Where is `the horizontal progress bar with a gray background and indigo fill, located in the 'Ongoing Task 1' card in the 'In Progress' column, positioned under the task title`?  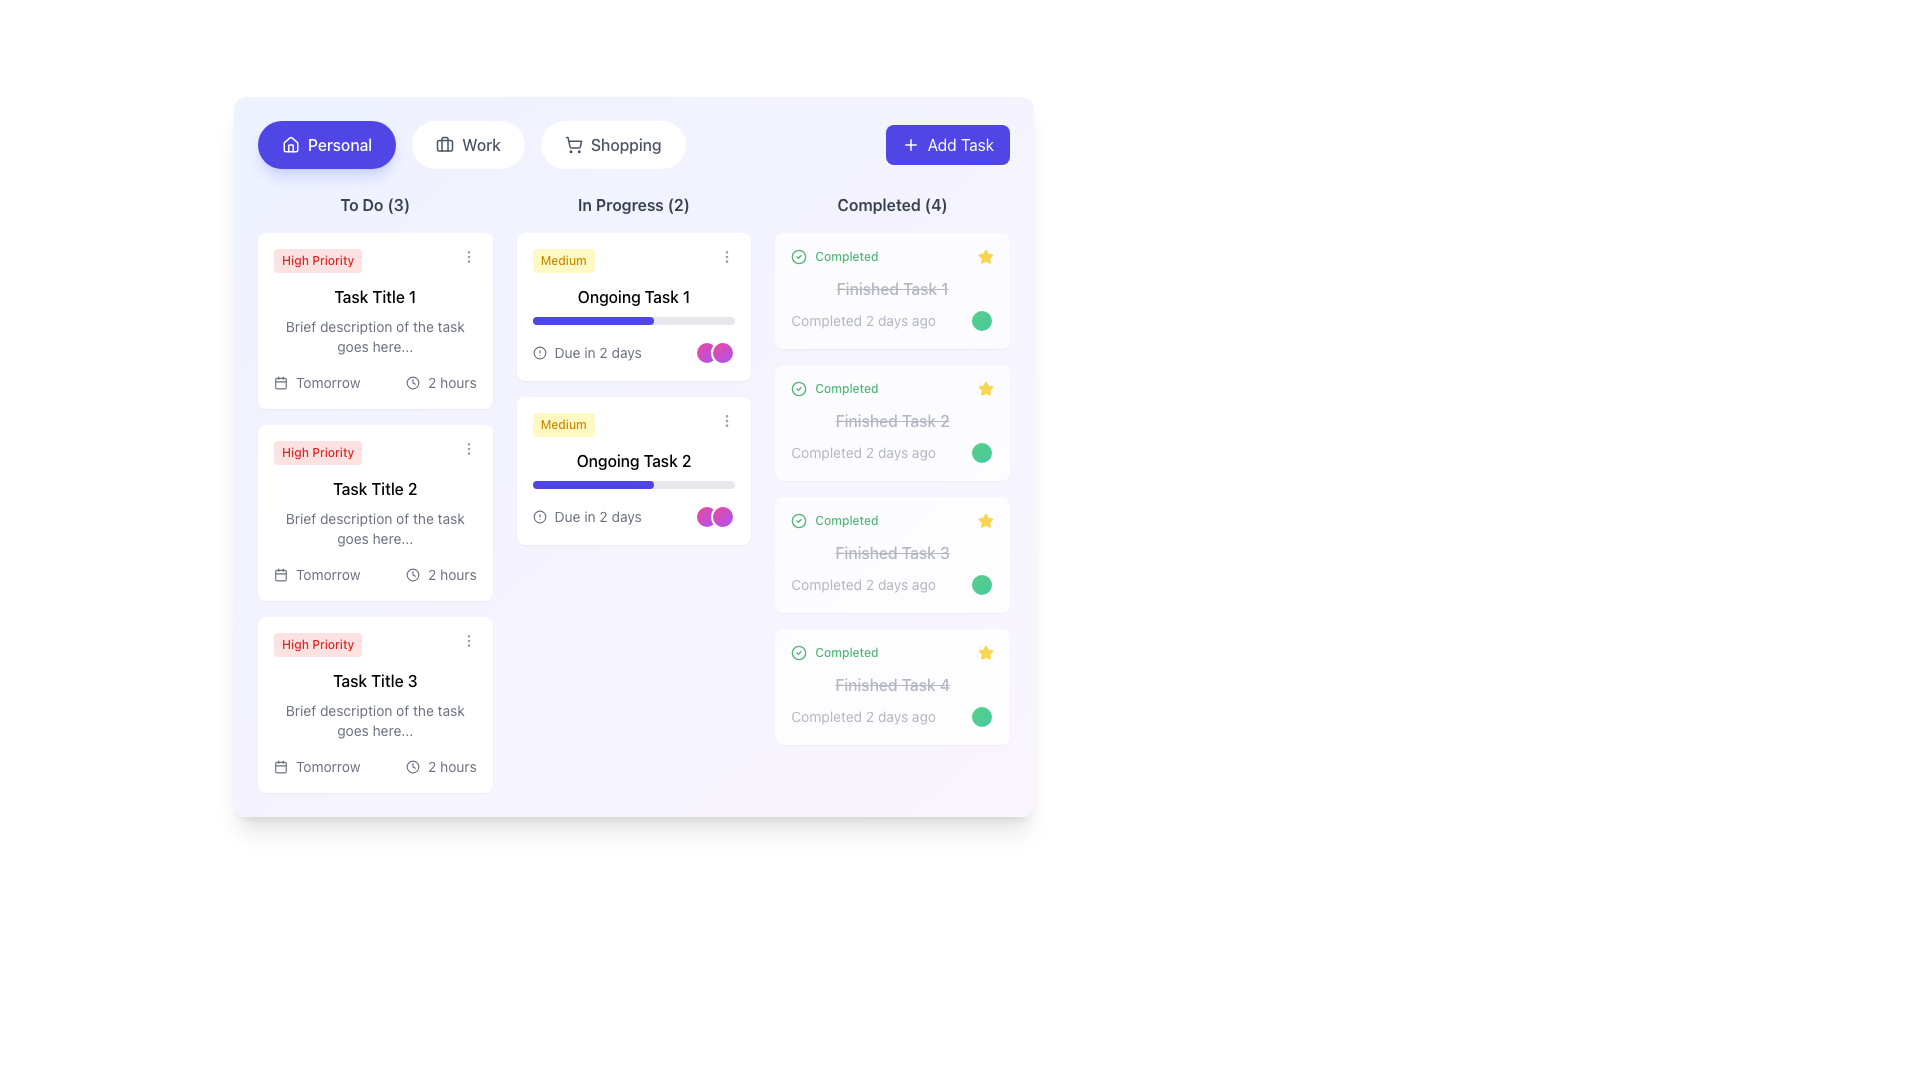
the horizontal progress bar with a gray background and indigo fill, located in the 'Ongoing Task 1' card in the 'In Progress' column, positioned under the task title is located at coordinates (632, 319).